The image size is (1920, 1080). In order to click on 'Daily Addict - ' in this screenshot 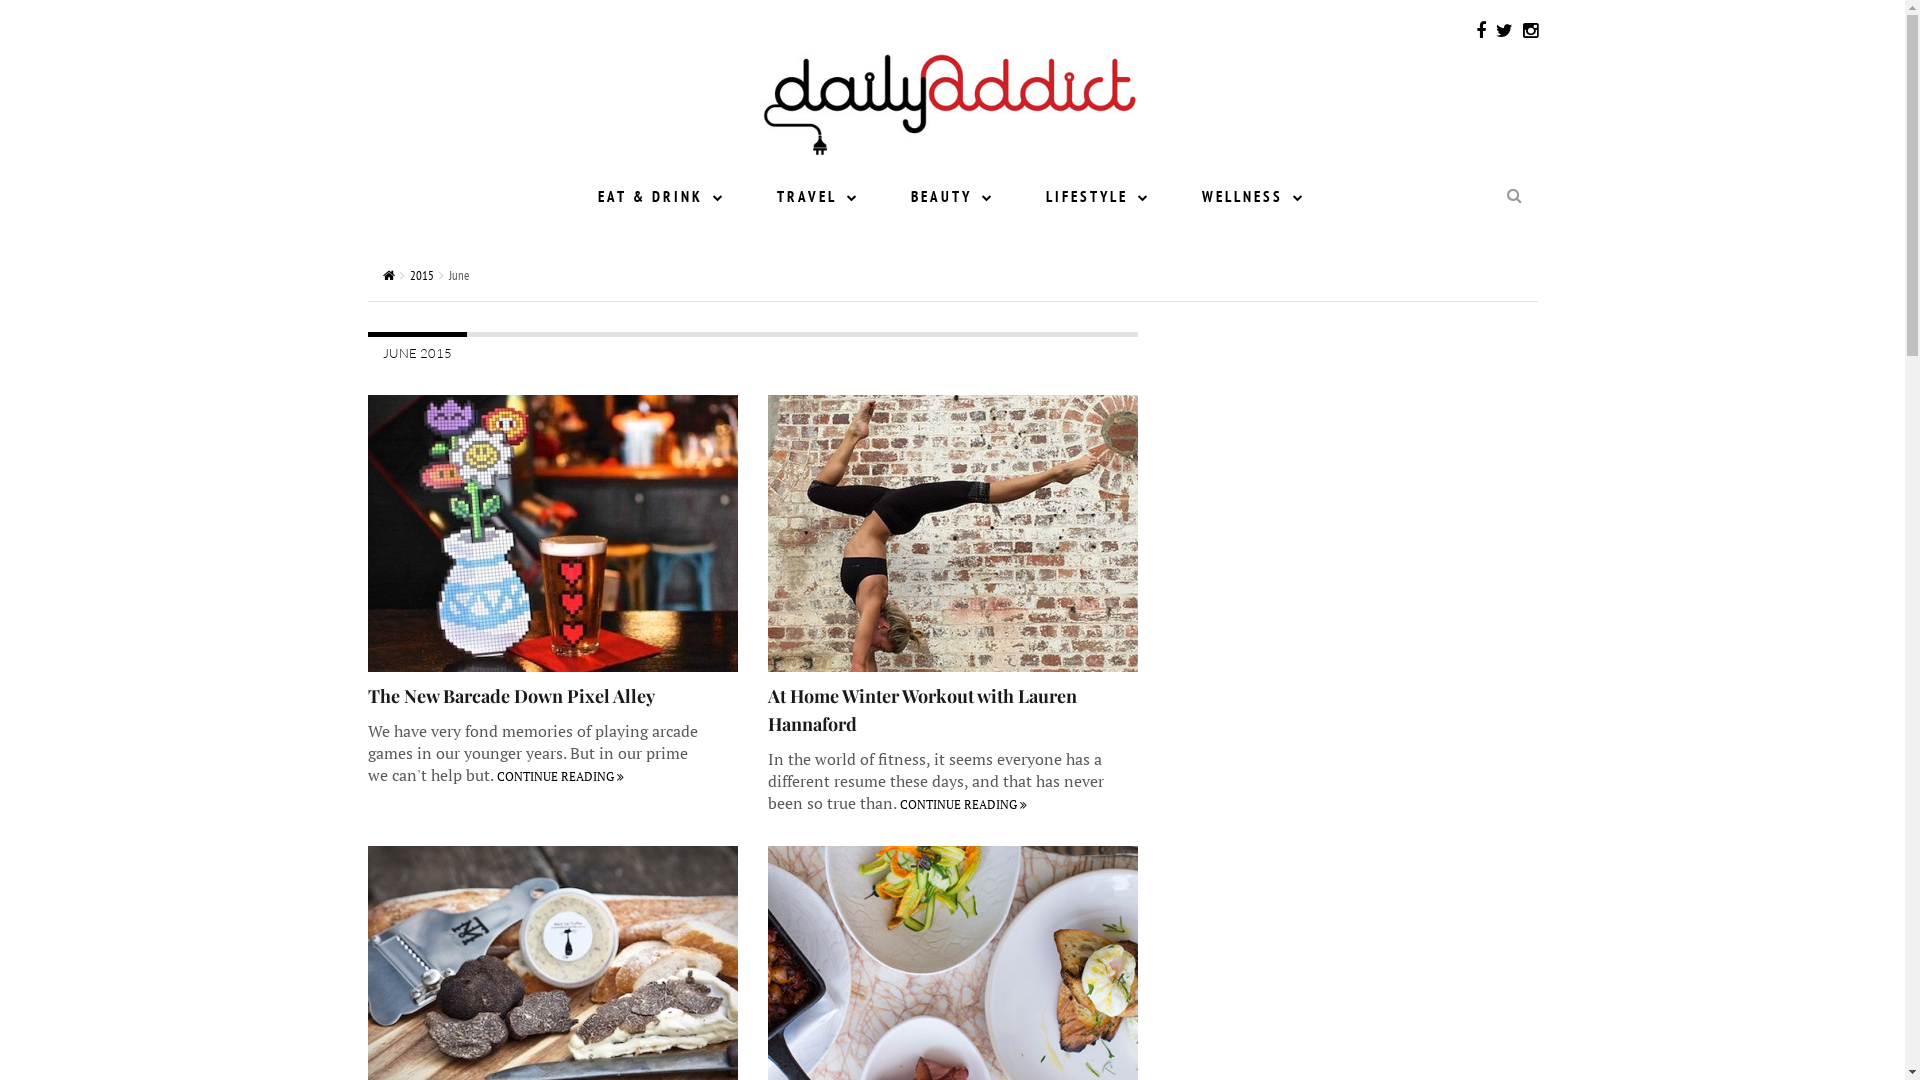, I will do `click(948, 97)`.